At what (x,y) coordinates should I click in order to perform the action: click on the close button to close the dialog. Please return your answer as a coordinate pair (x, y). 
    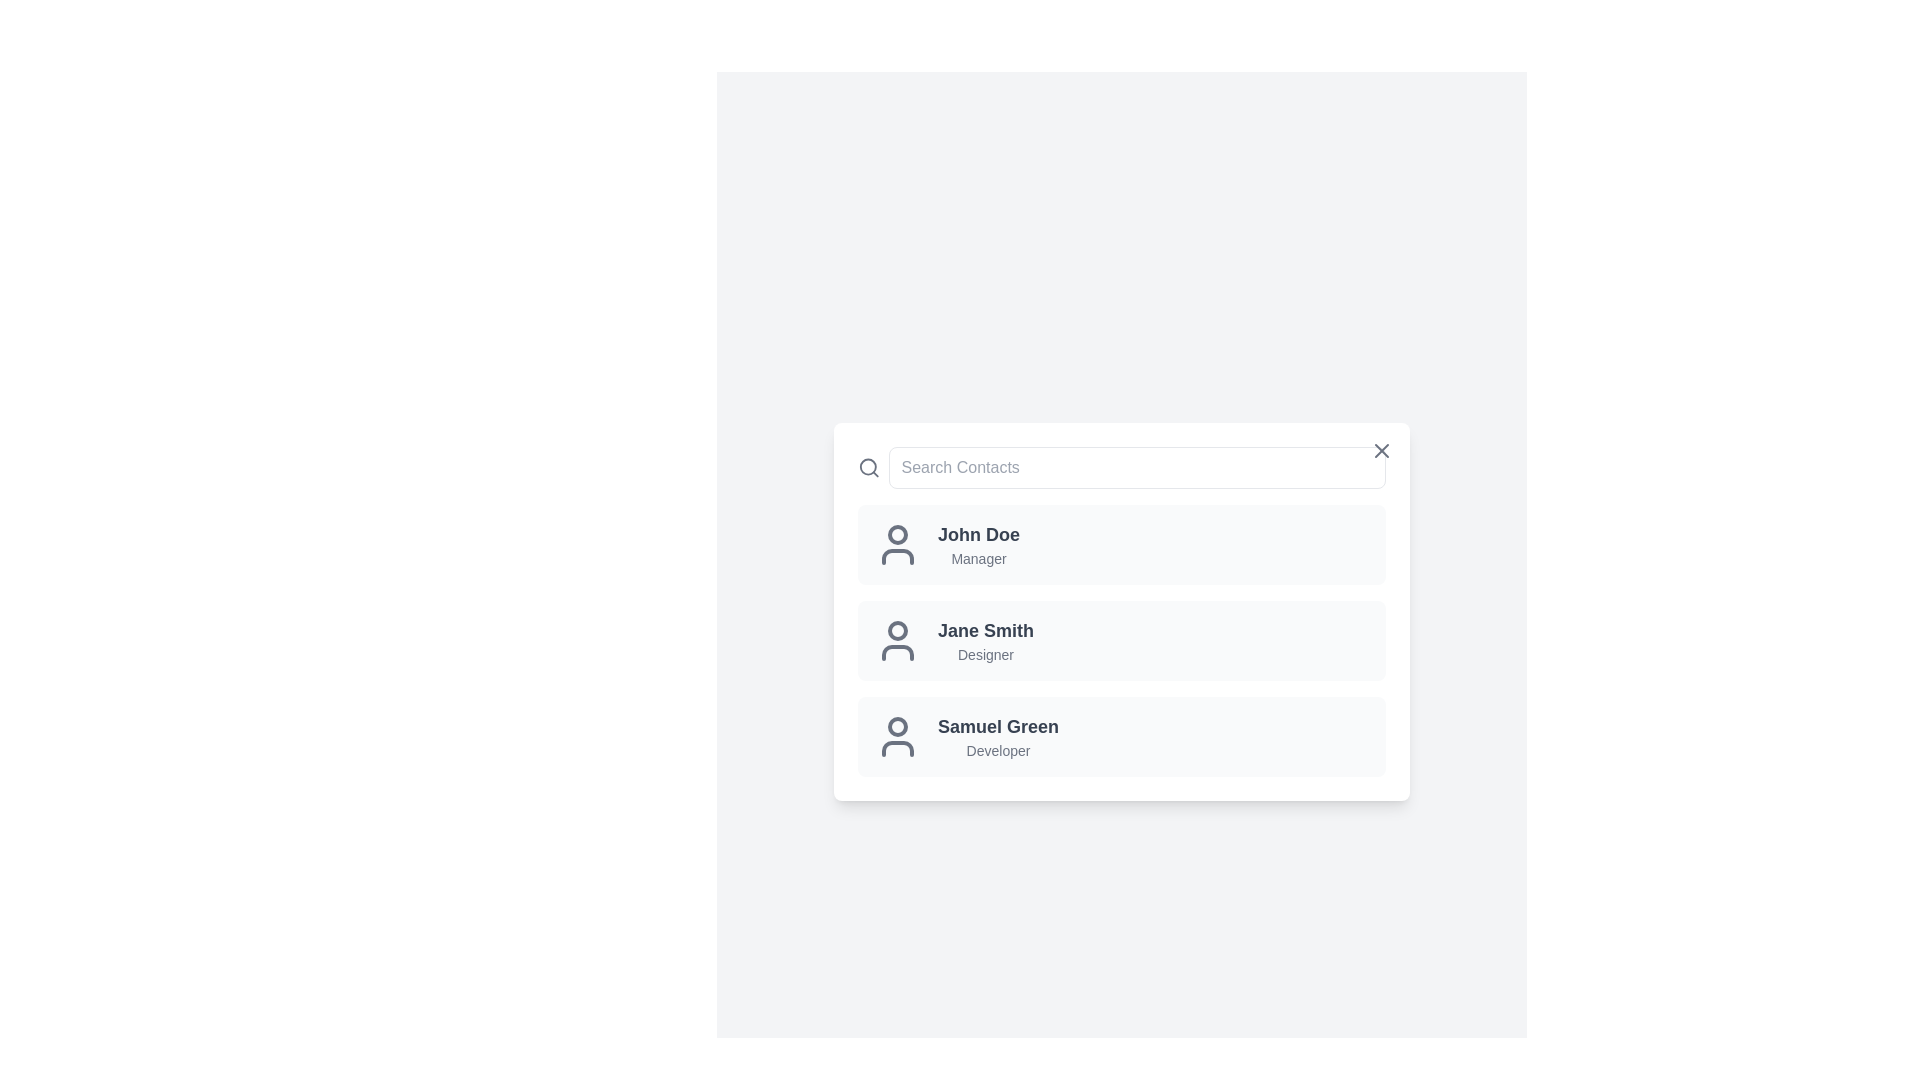
    Looking at the image, I should click on (1381, 451).